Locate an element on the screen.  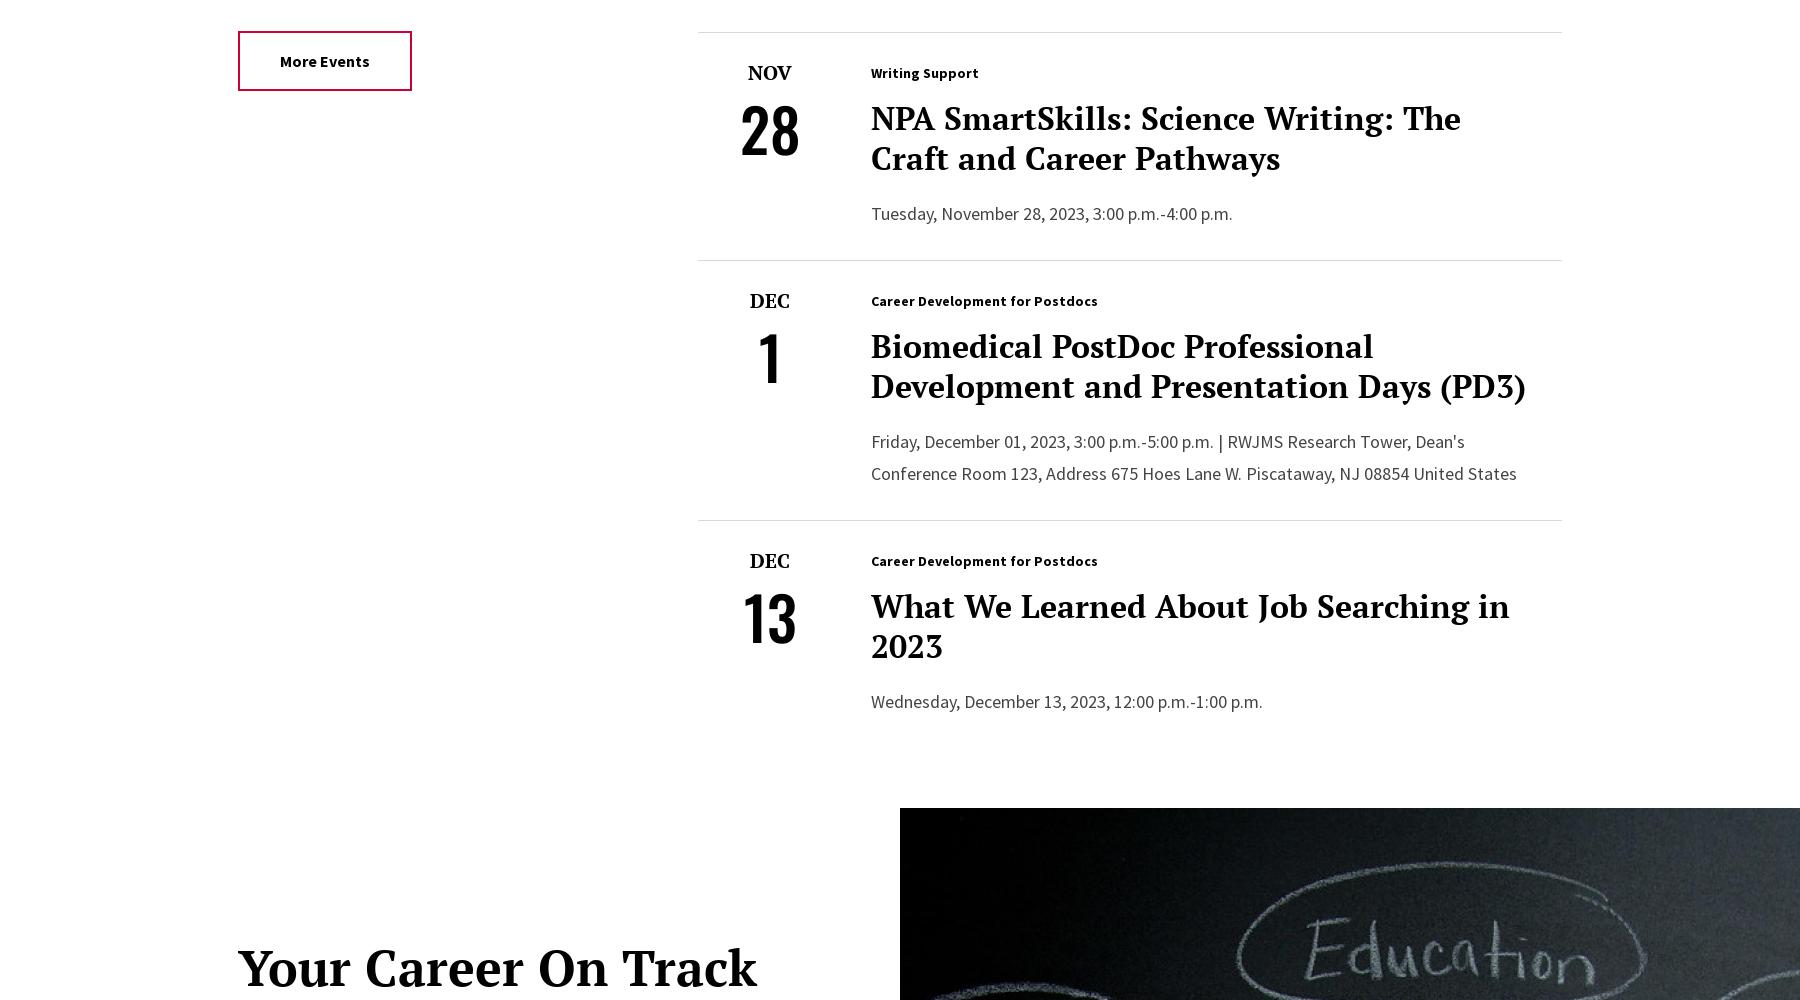
'Biomedical PostDoc Professional Development and Presentation Days (PD3)' is located at coordinates (1197, 365).